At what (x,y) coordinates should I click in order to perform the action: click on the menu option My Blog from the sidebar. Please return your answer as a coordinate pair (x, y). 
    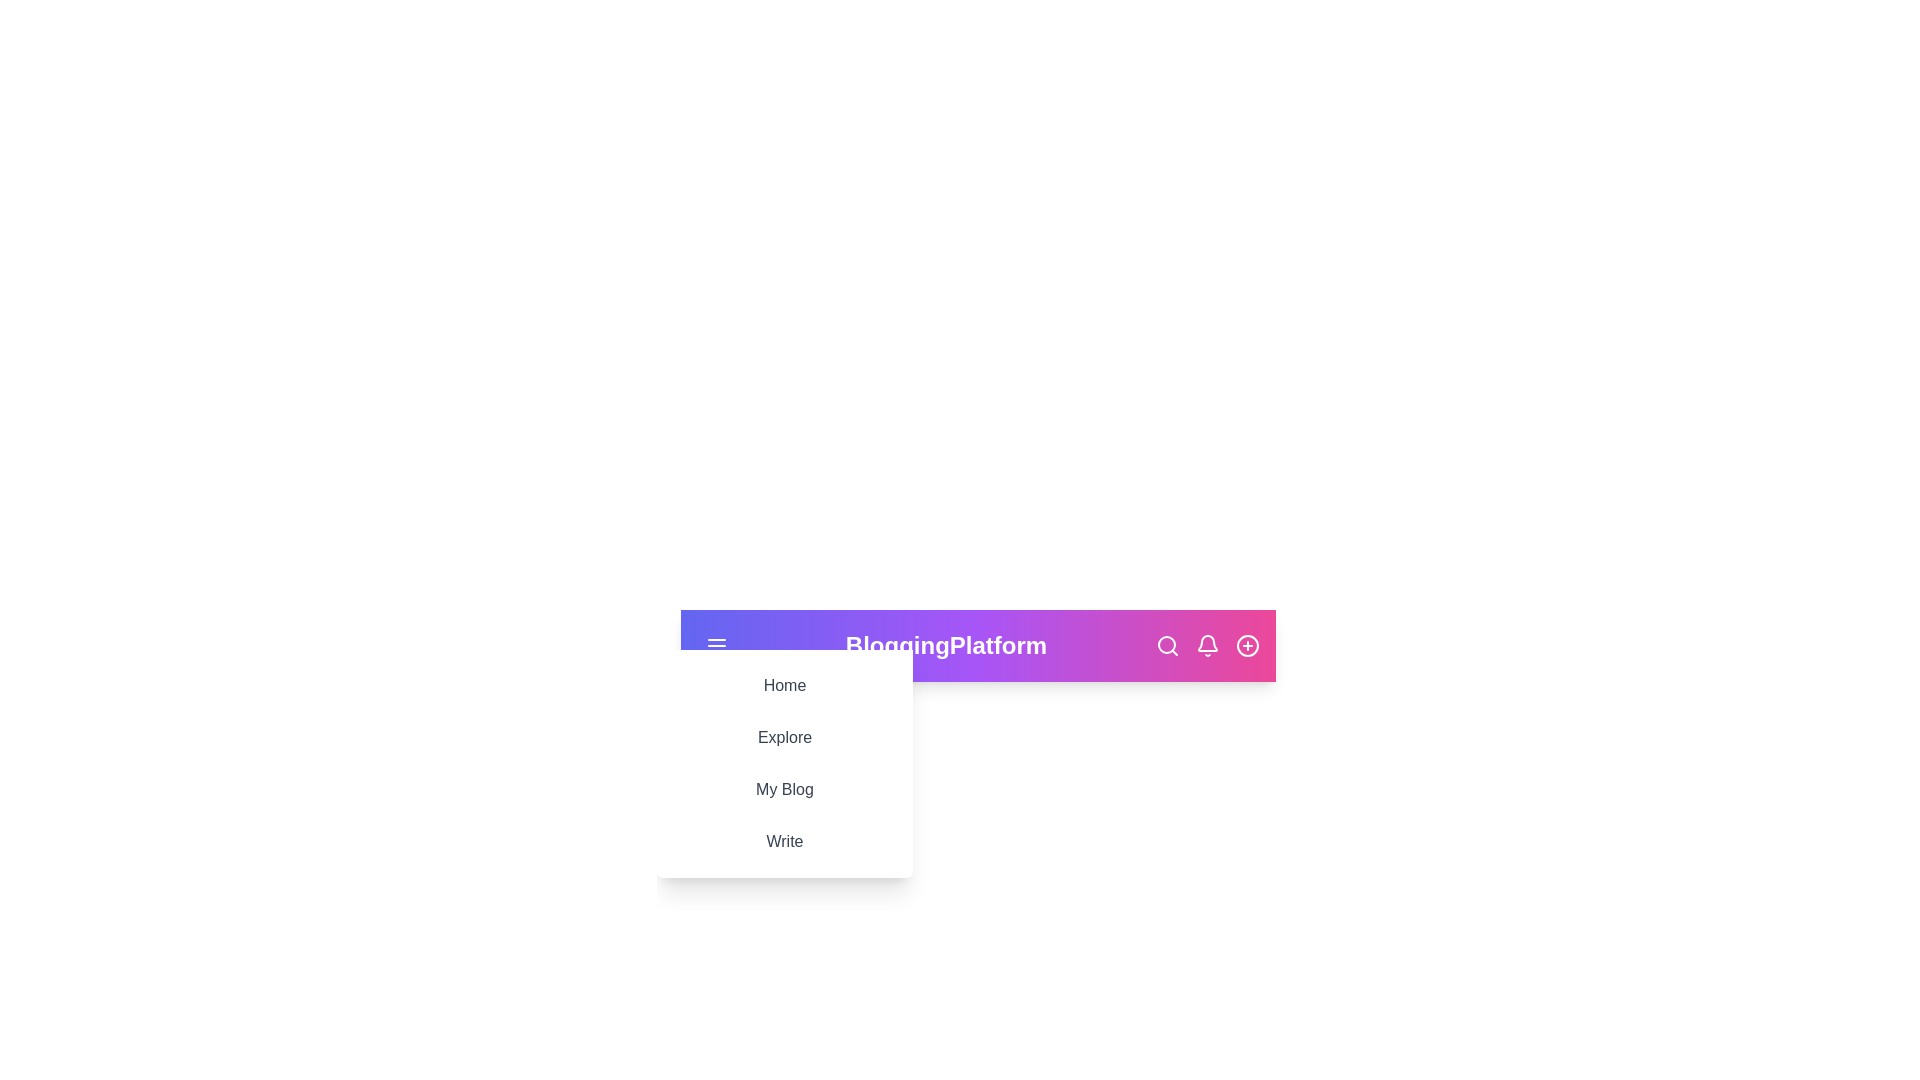
    Looking at the image, I should click on (784, 789).